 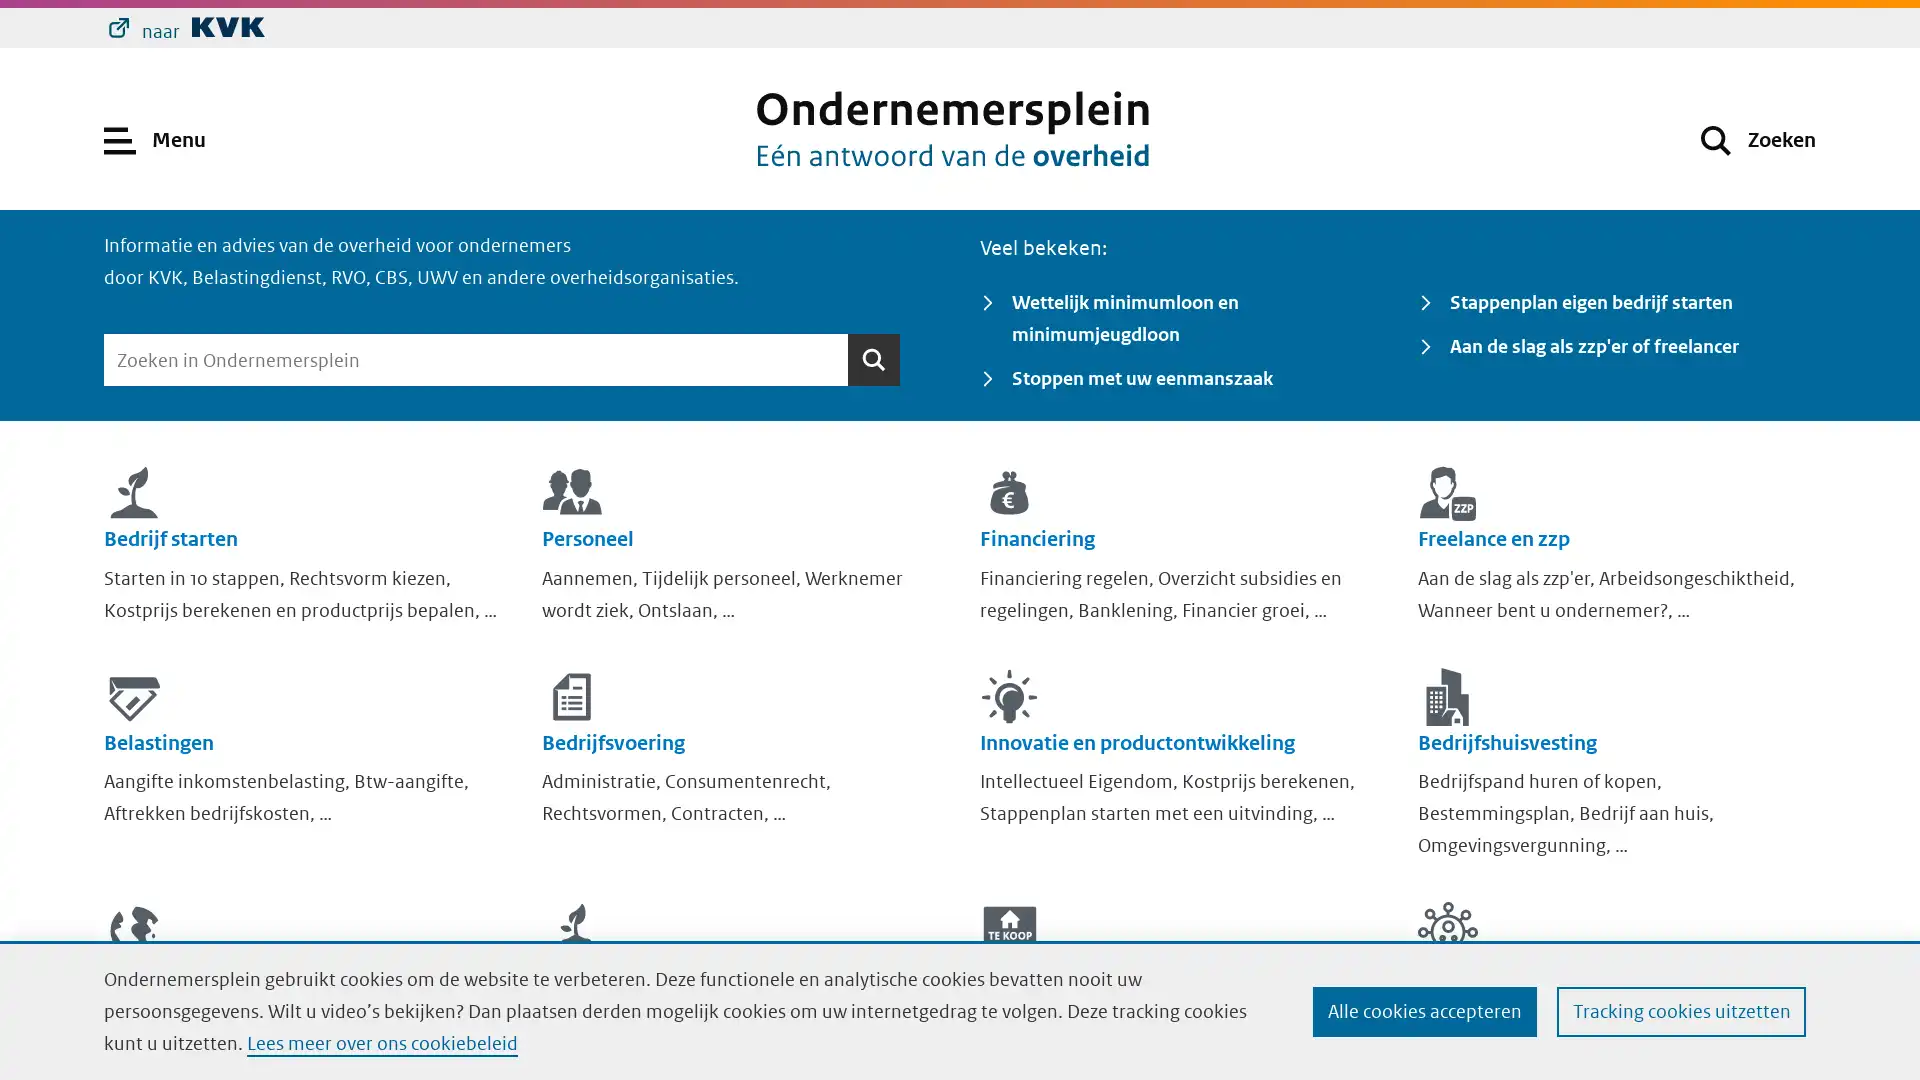 I want to click on Tracking cookies uitzetten, so click(x=1680, y=1011).